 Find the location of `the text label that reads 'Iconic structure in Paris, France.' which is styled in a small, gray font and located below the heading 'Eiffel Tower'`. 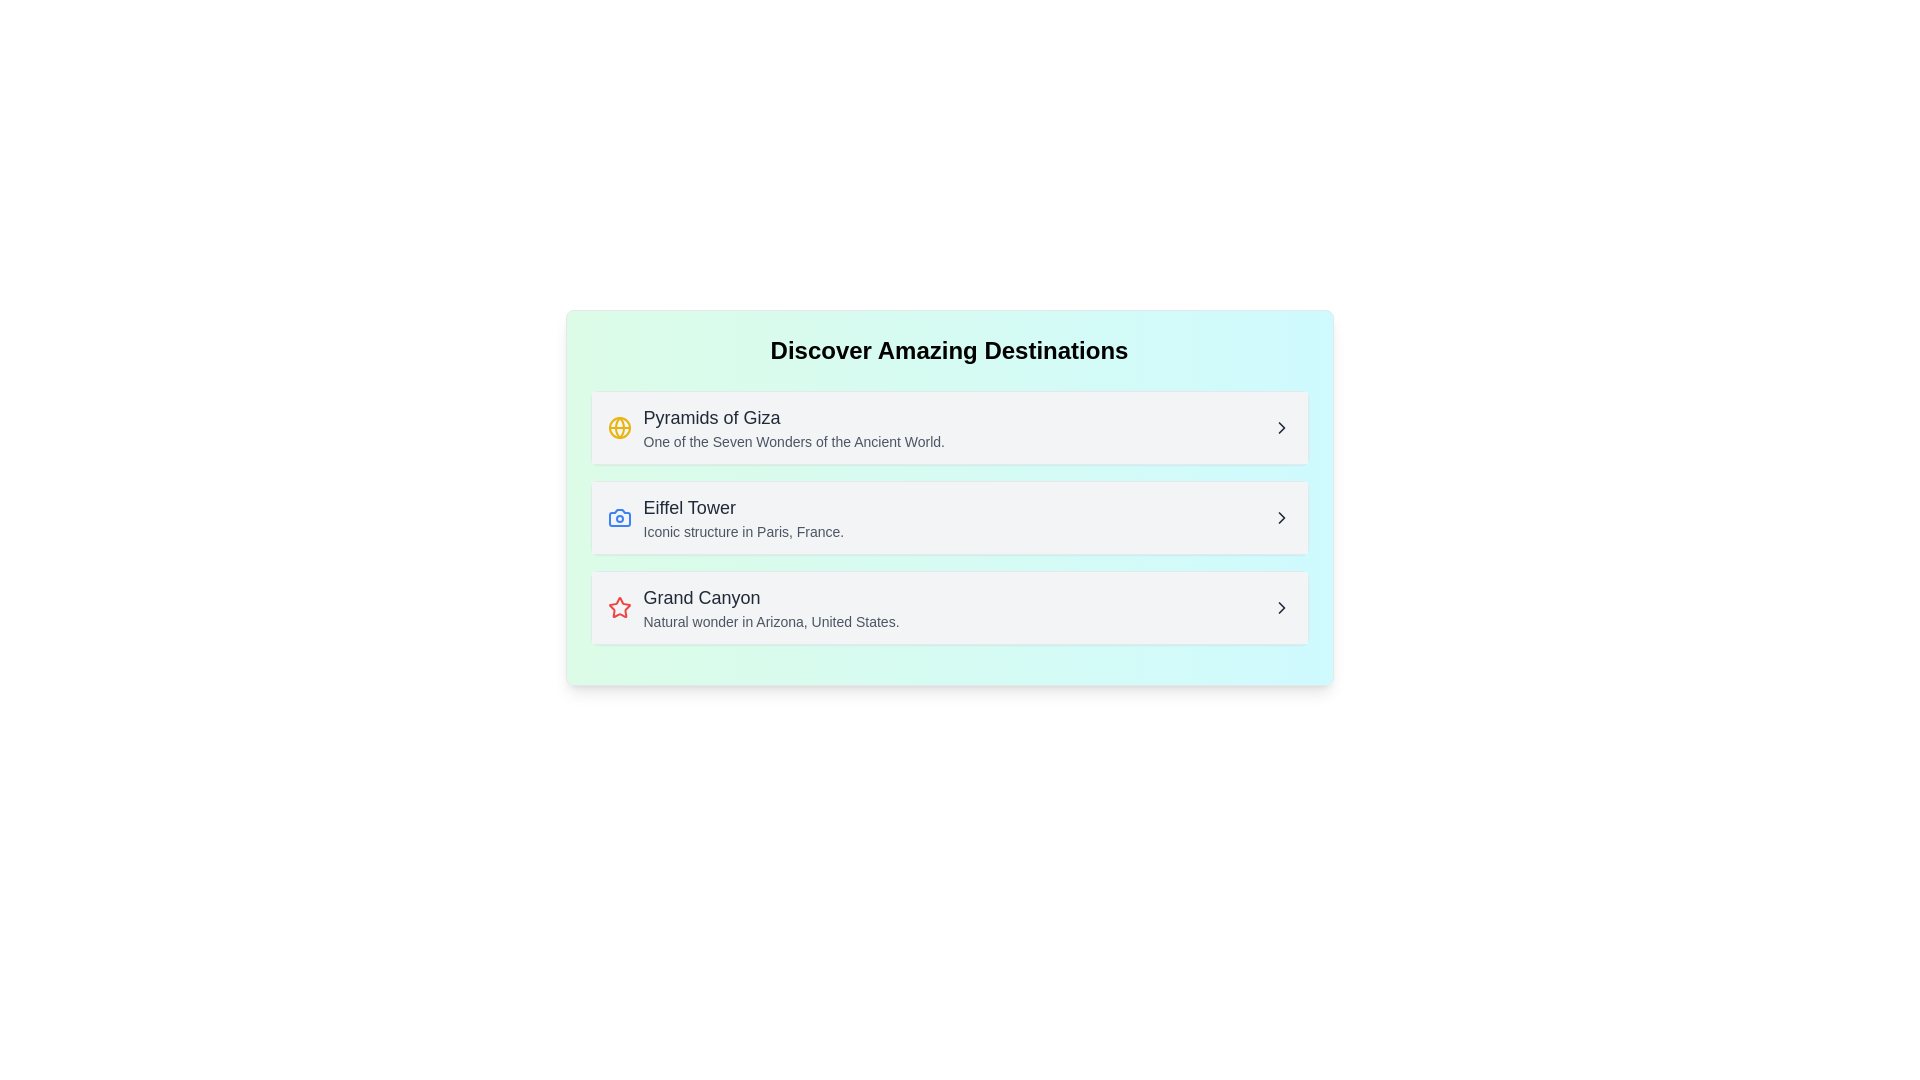

the text label that reads 'Iconic structure in Paris, France.' which is styled in a small, gray font and located below the heading 'Eiffel Tower' is located at coordinates (742, 531).